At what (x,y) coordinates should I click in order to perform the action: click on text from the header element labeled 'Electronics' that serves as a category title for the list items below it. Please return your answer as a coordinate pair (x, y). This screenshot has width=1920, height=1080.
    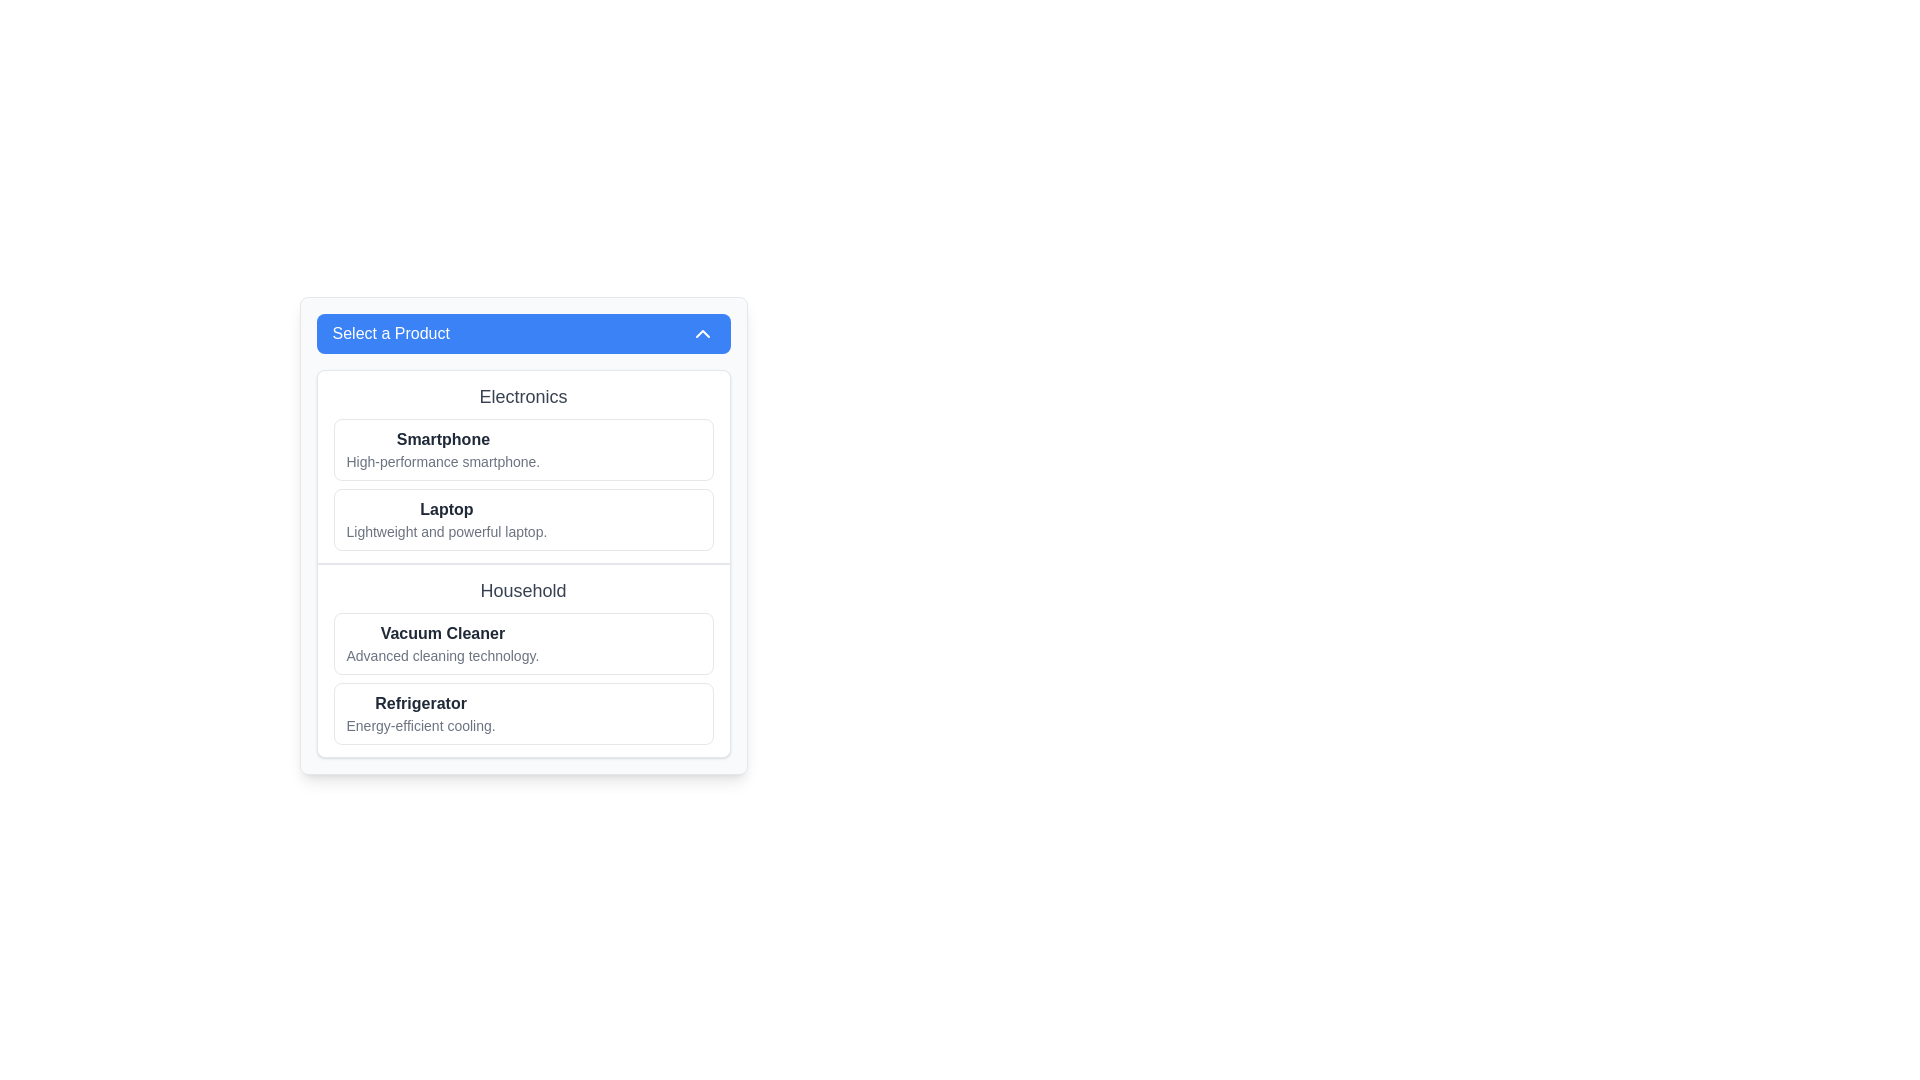
    Looking at the image, I should click on (523, 397).